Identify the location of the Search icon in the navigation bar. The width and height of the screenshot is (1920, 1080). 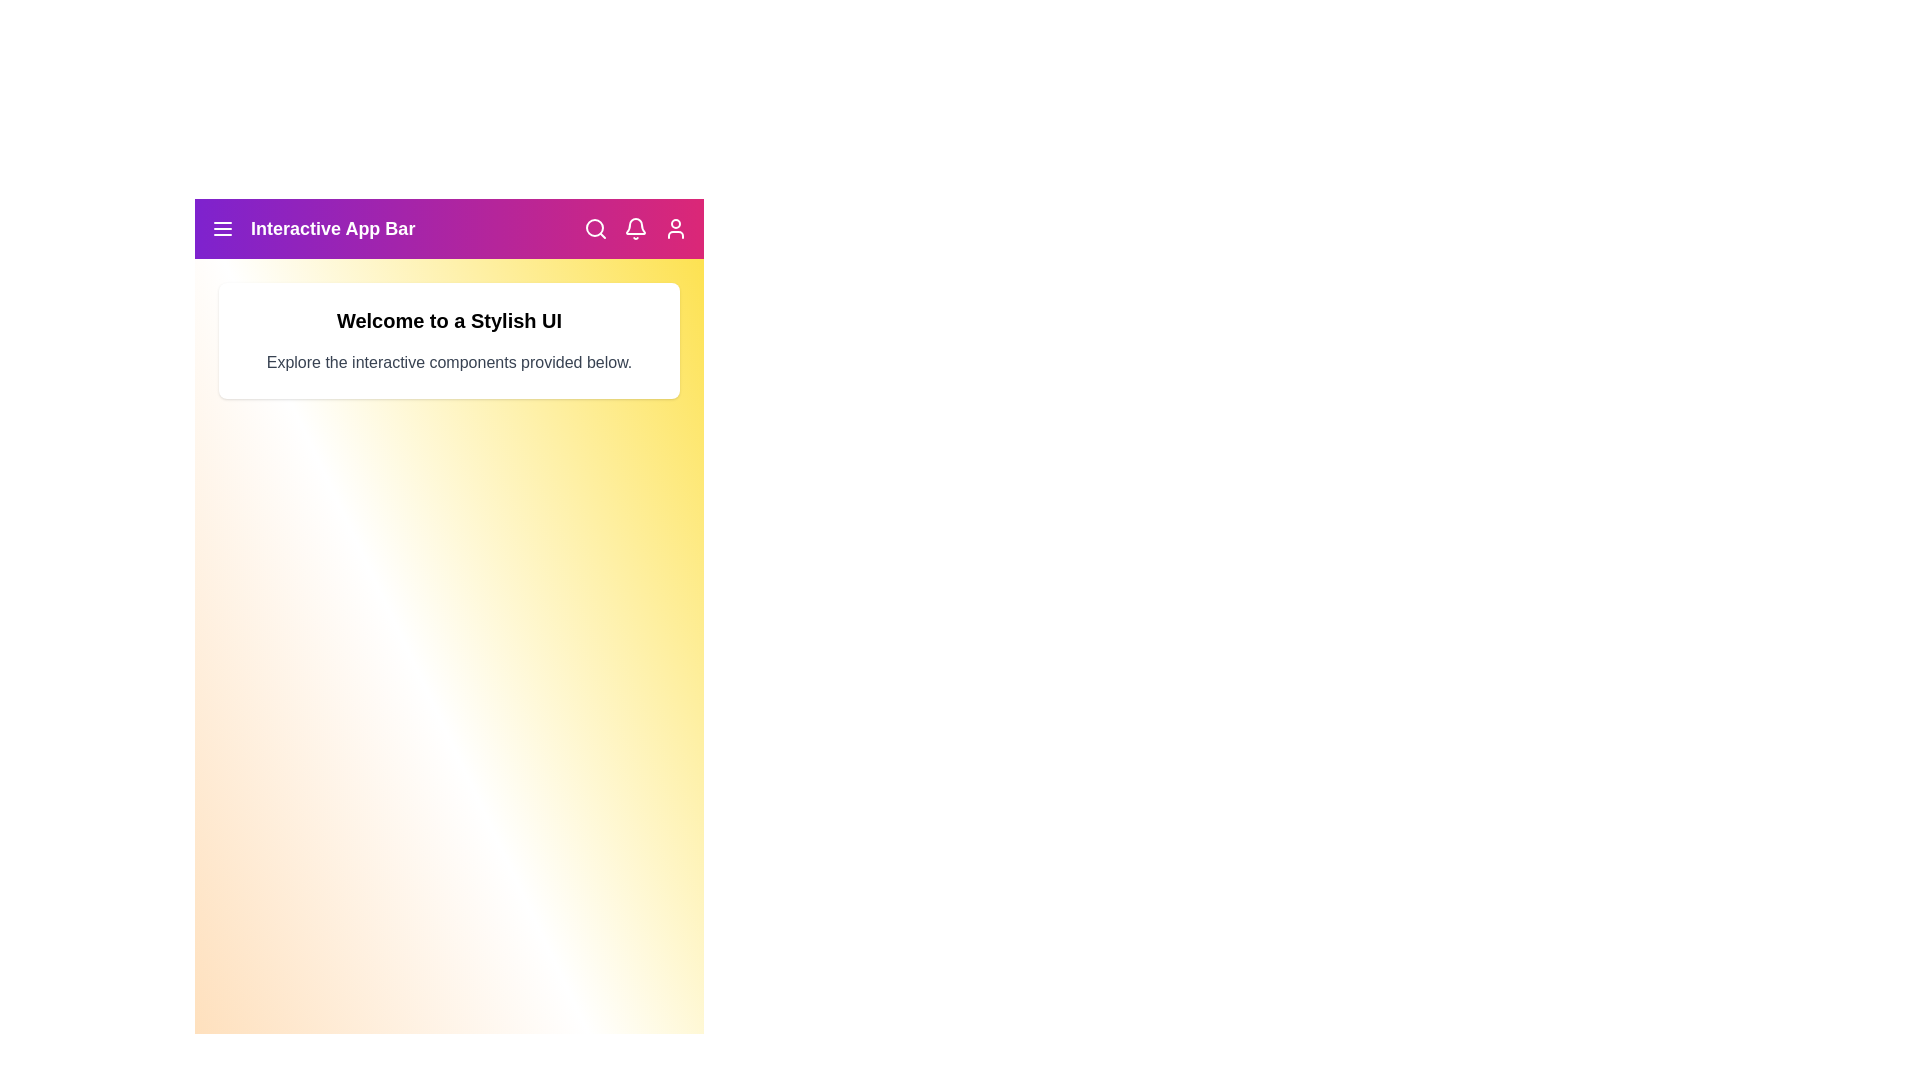
(594, 227).